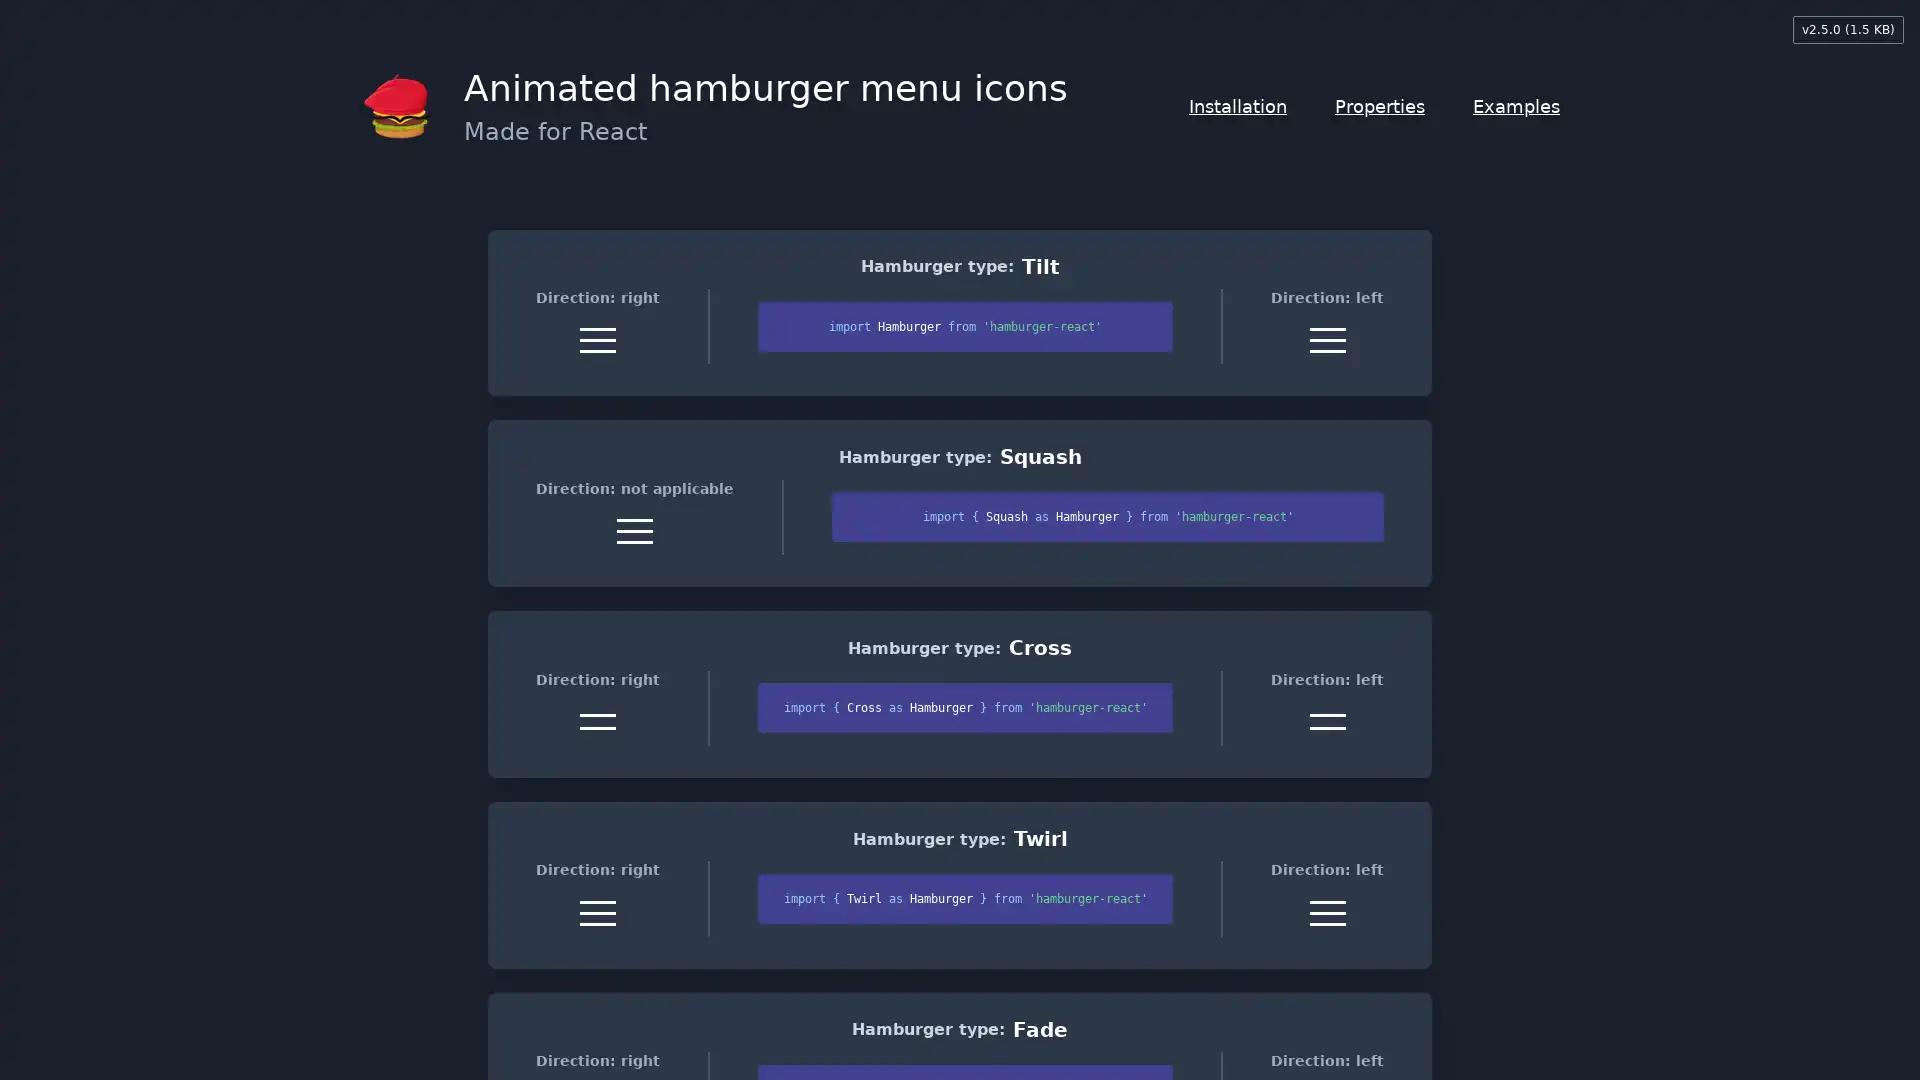 The width and height of the screenshot is (1920, 1080). Describe the element at coordinates (1237, 106) in the screenshot. I see `Installation` at that location.